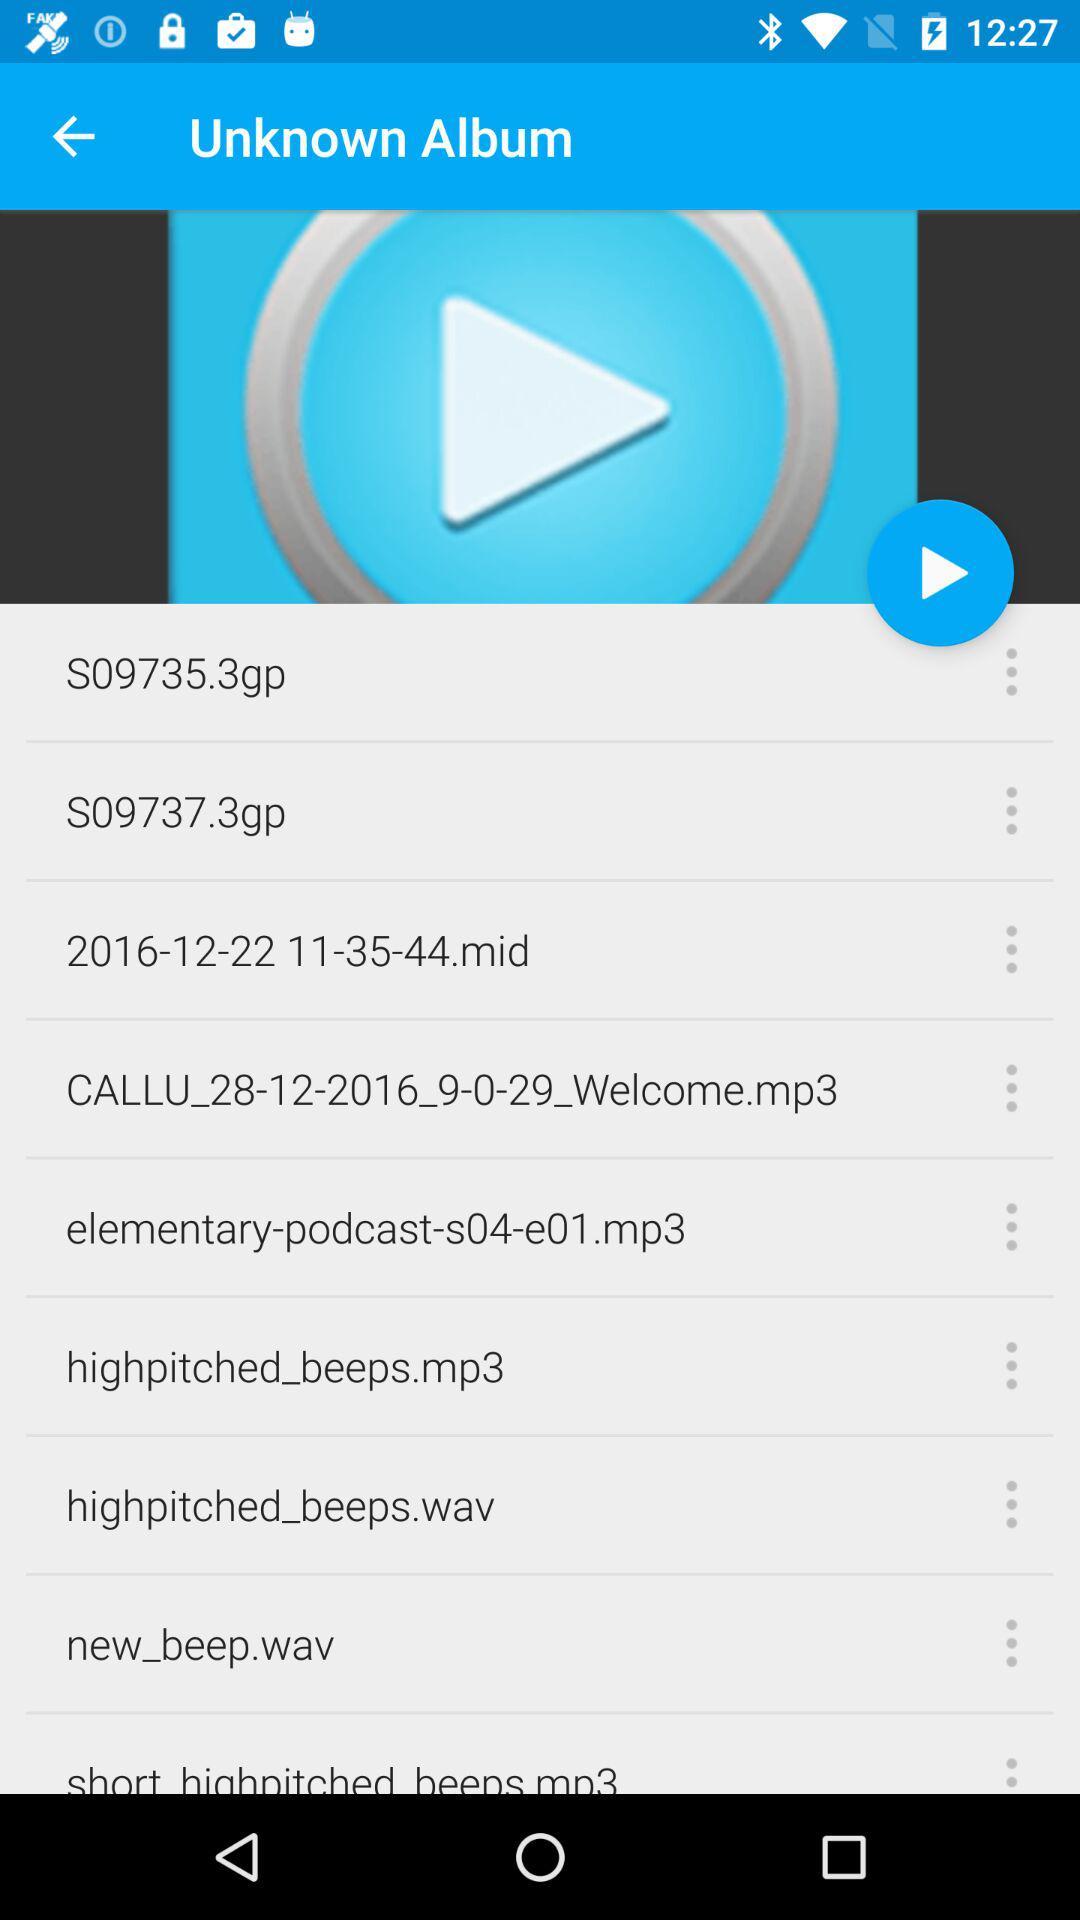 The height and width of the screenshot is (1920, 1080). I want to click on new_beep.wav icon, so click(200, 1643).